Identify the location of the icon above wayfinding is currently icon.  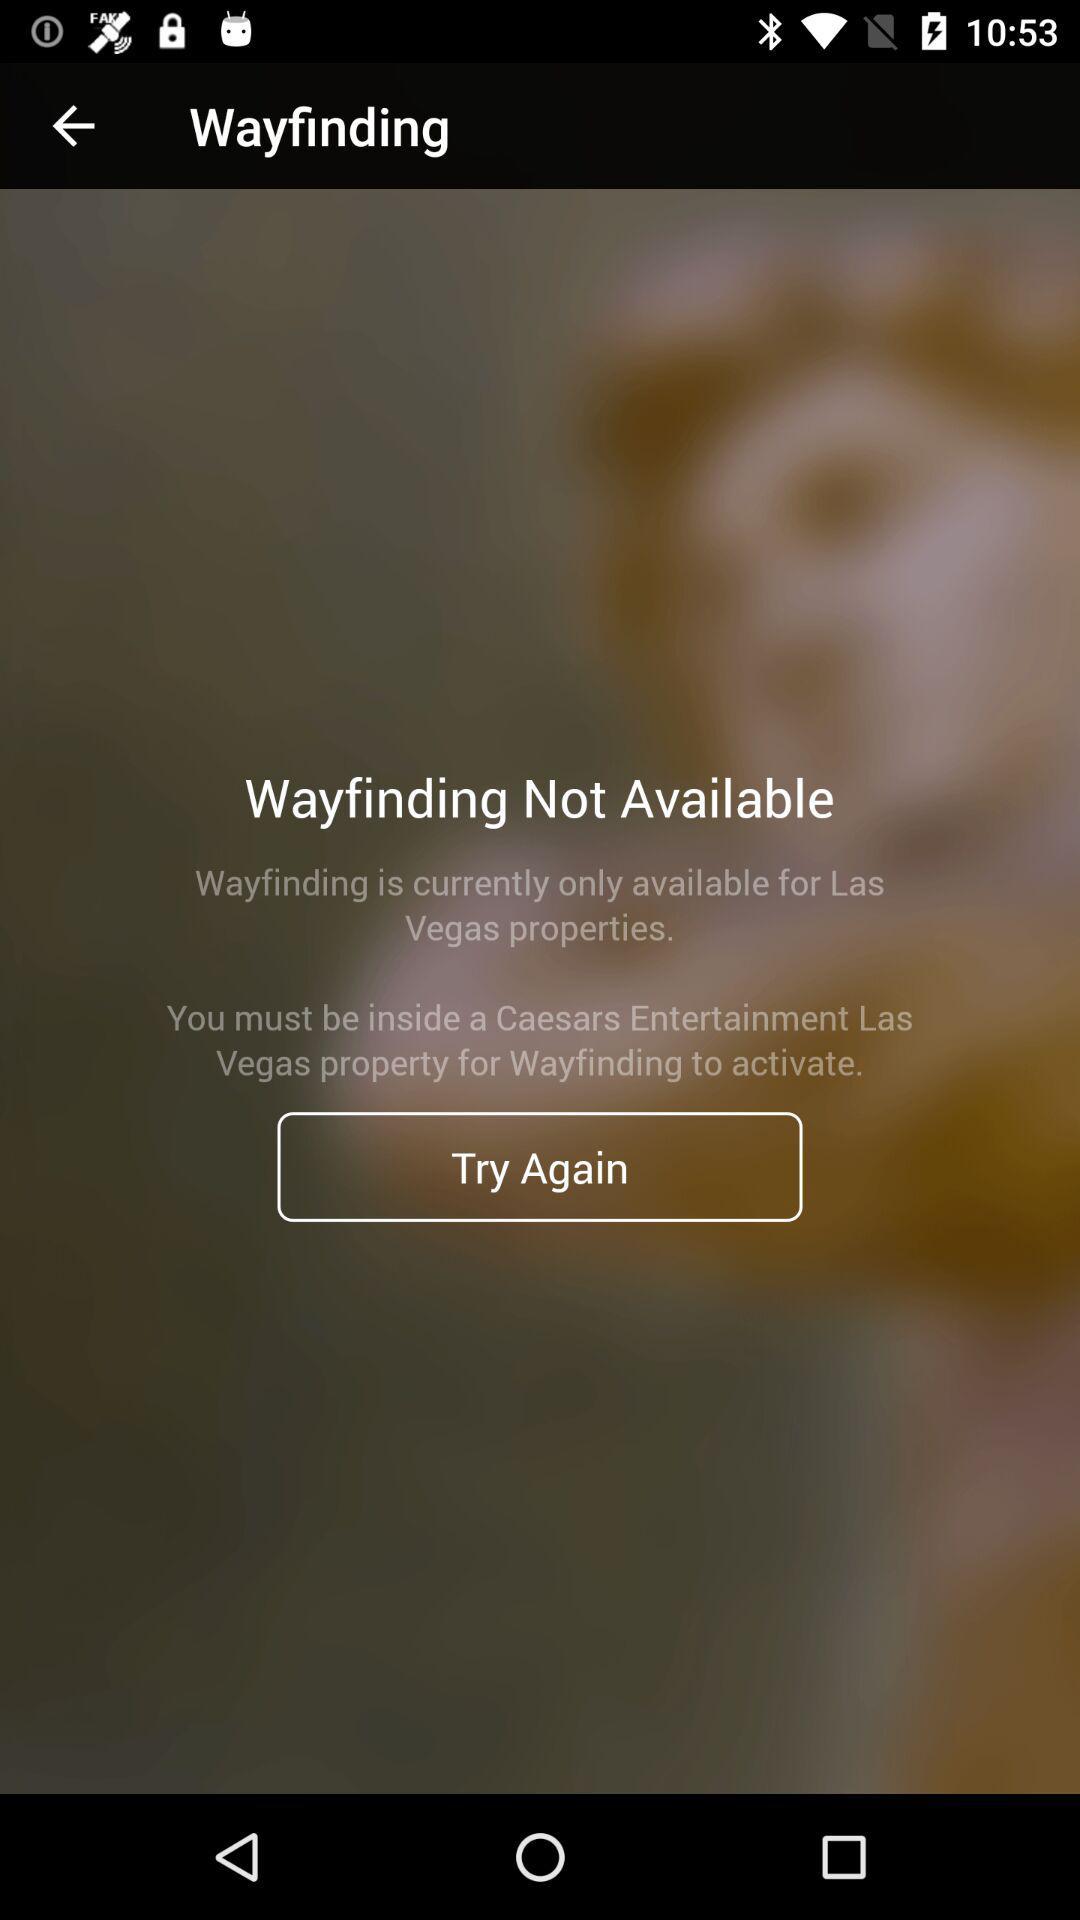
(72, 124).